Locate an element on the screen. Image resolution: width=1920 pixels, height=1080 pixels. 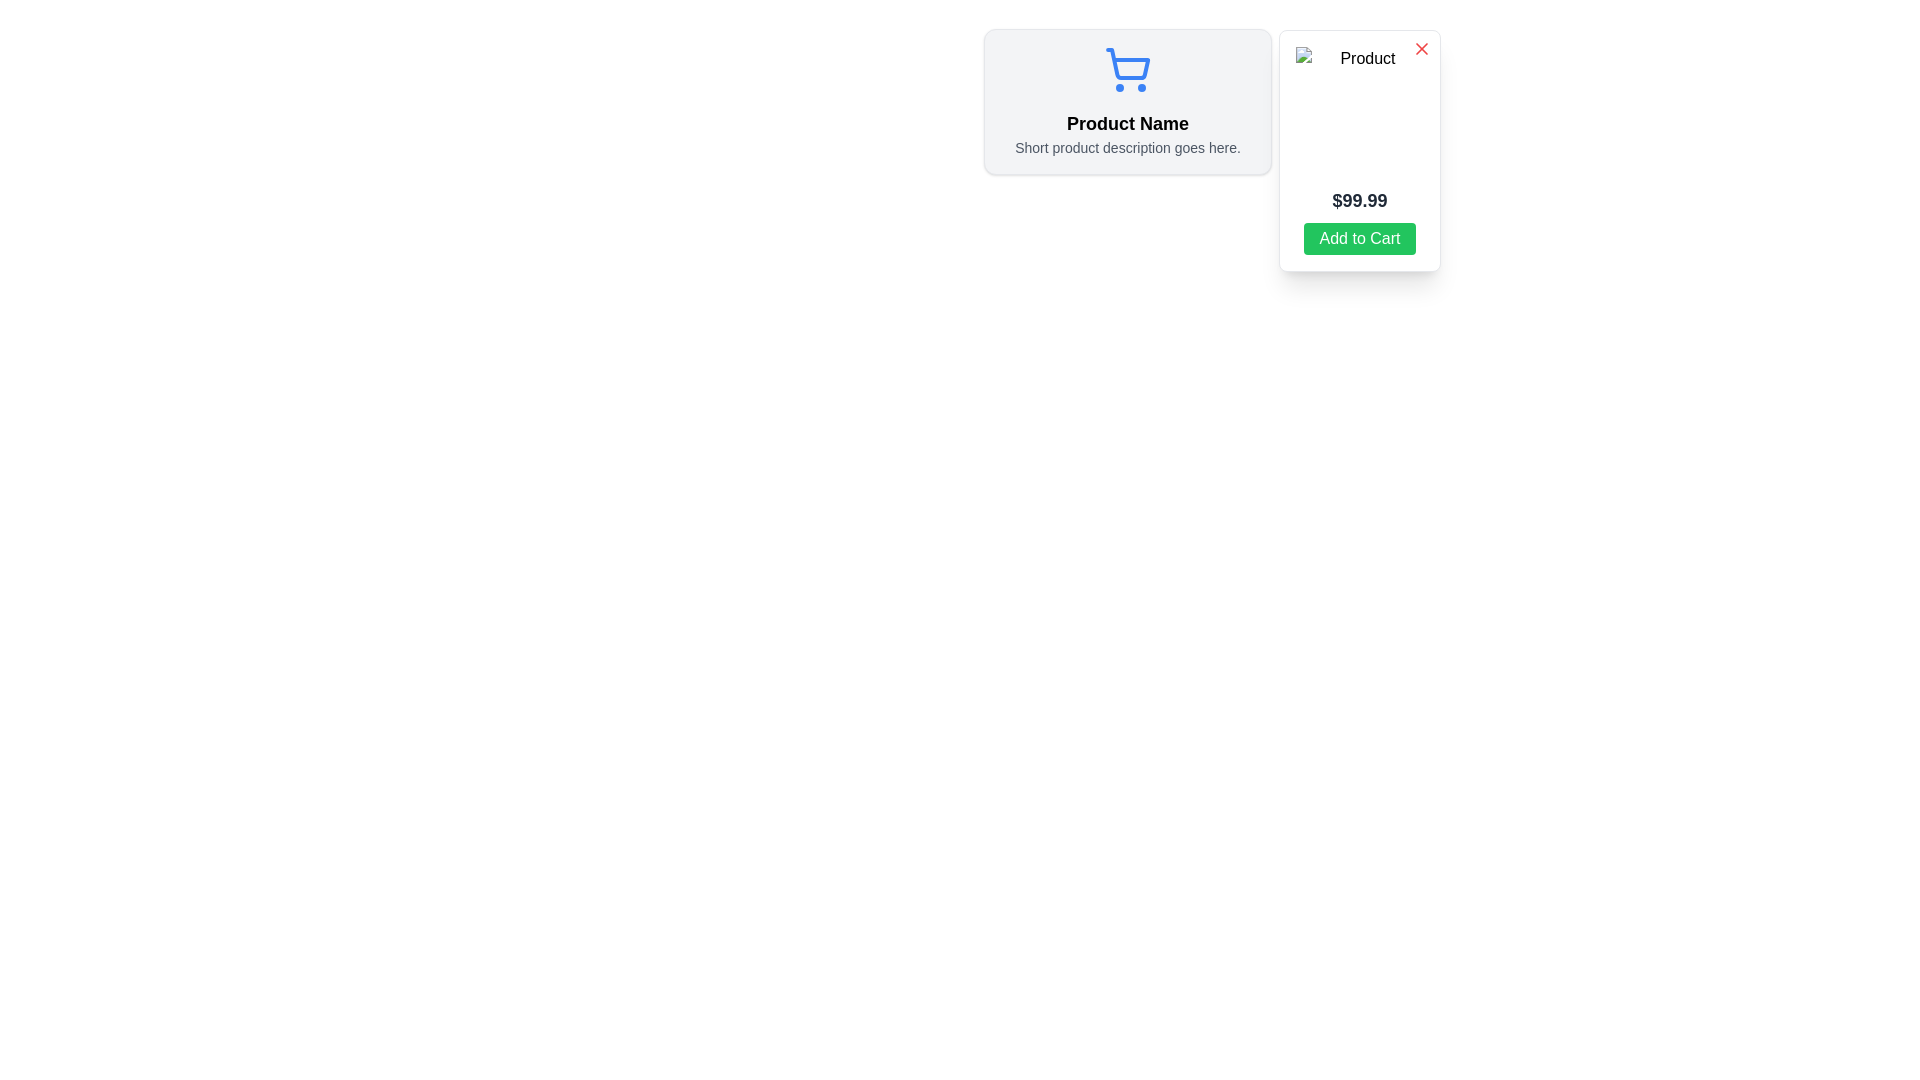
the Product display section, which includes a blue shopping cart icon and the text 'Product Name' in bold black font is located at coordinates (1128, 101).